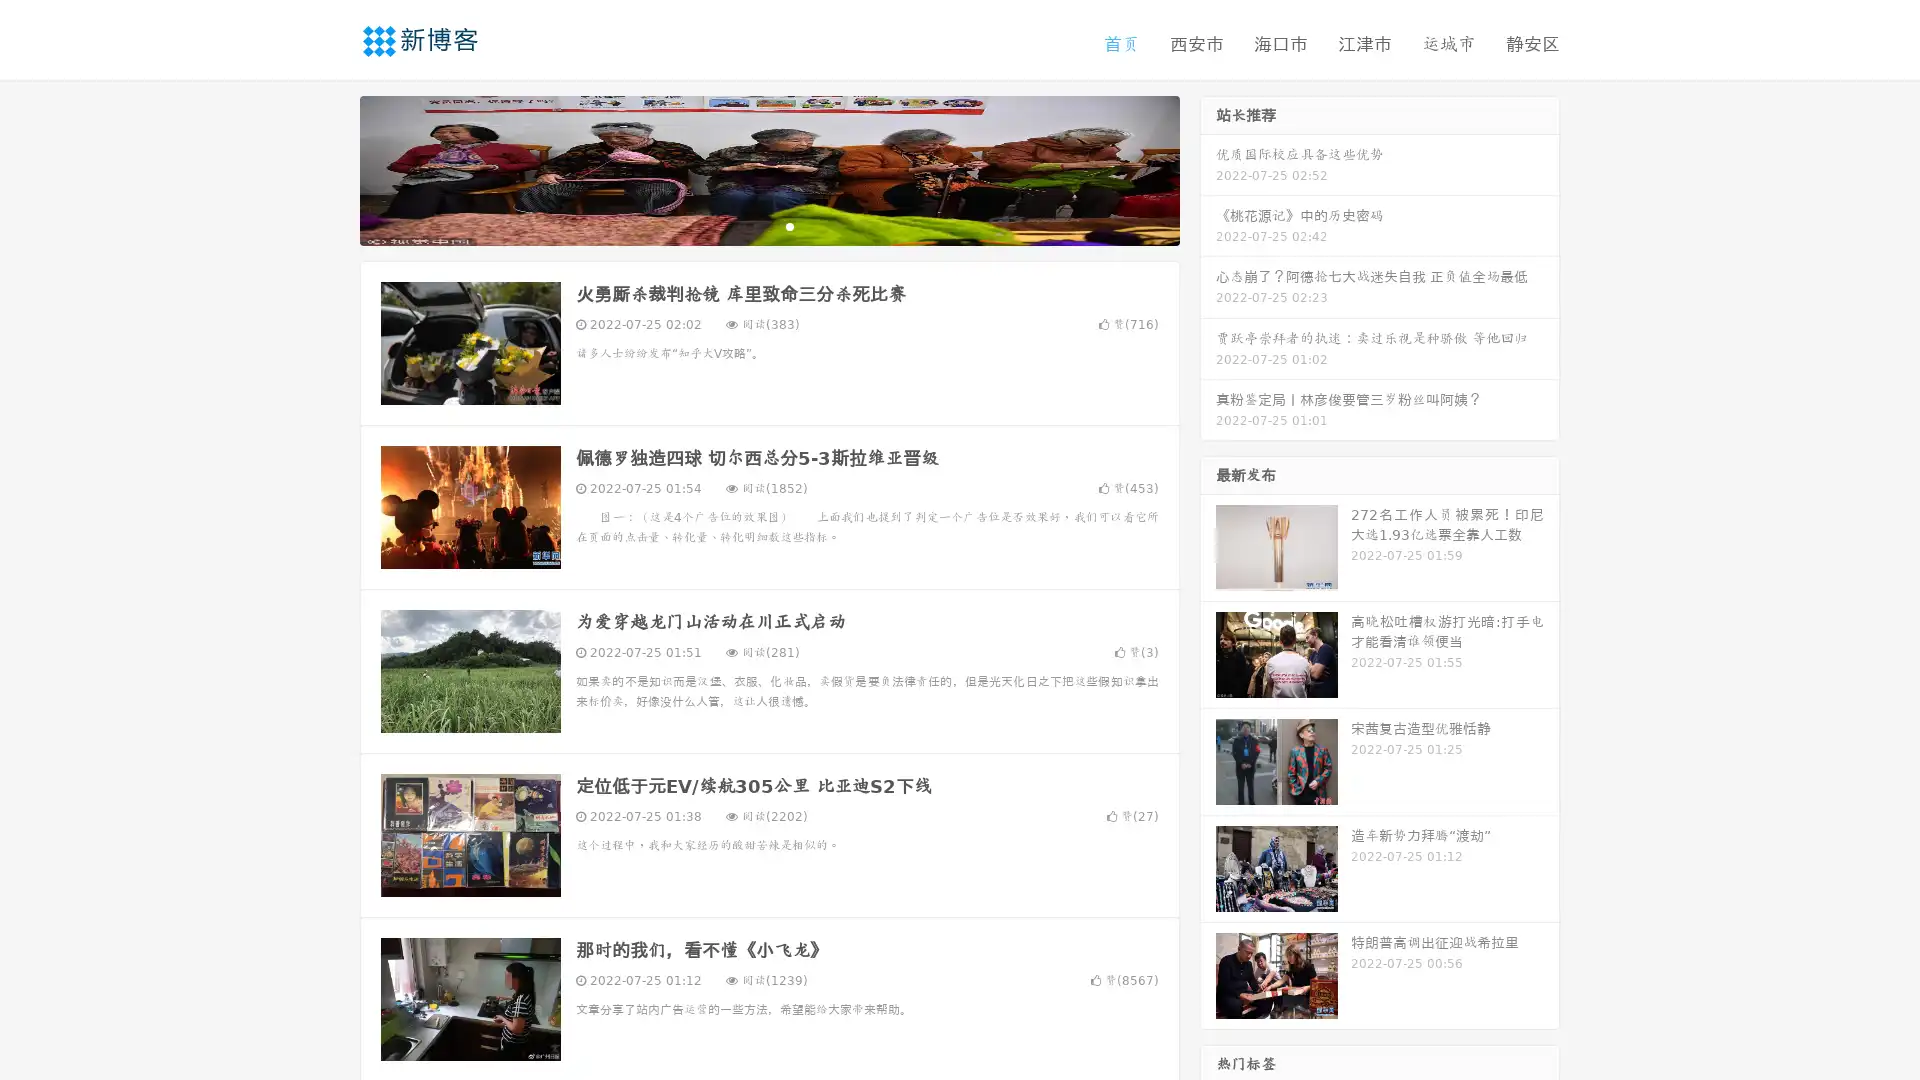 The height and width of the screenshot is (1080, 1920). Describe the element at coordinates (330, 168) in the screenshot. I see `Previous slide` at that location.